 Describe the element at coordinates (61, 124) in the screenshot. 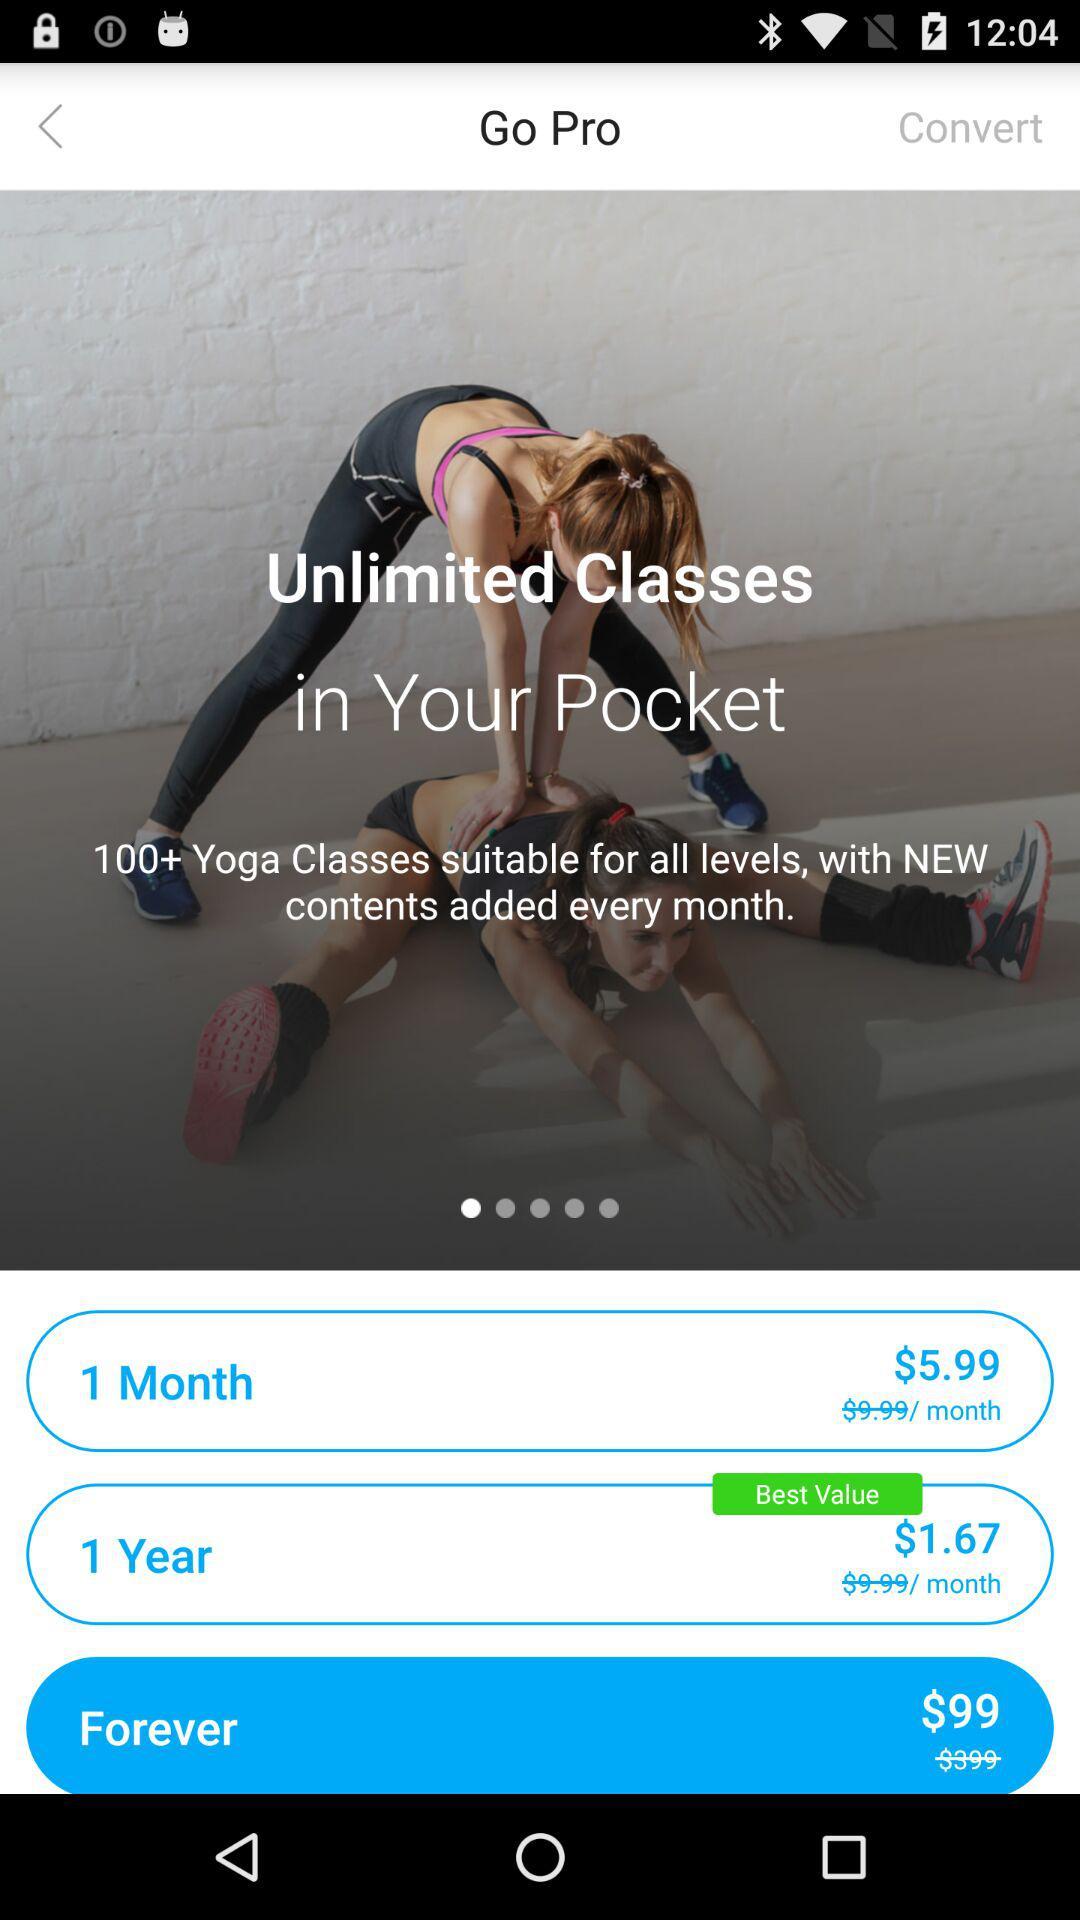

I see `the icon next to the go pro` at that location.